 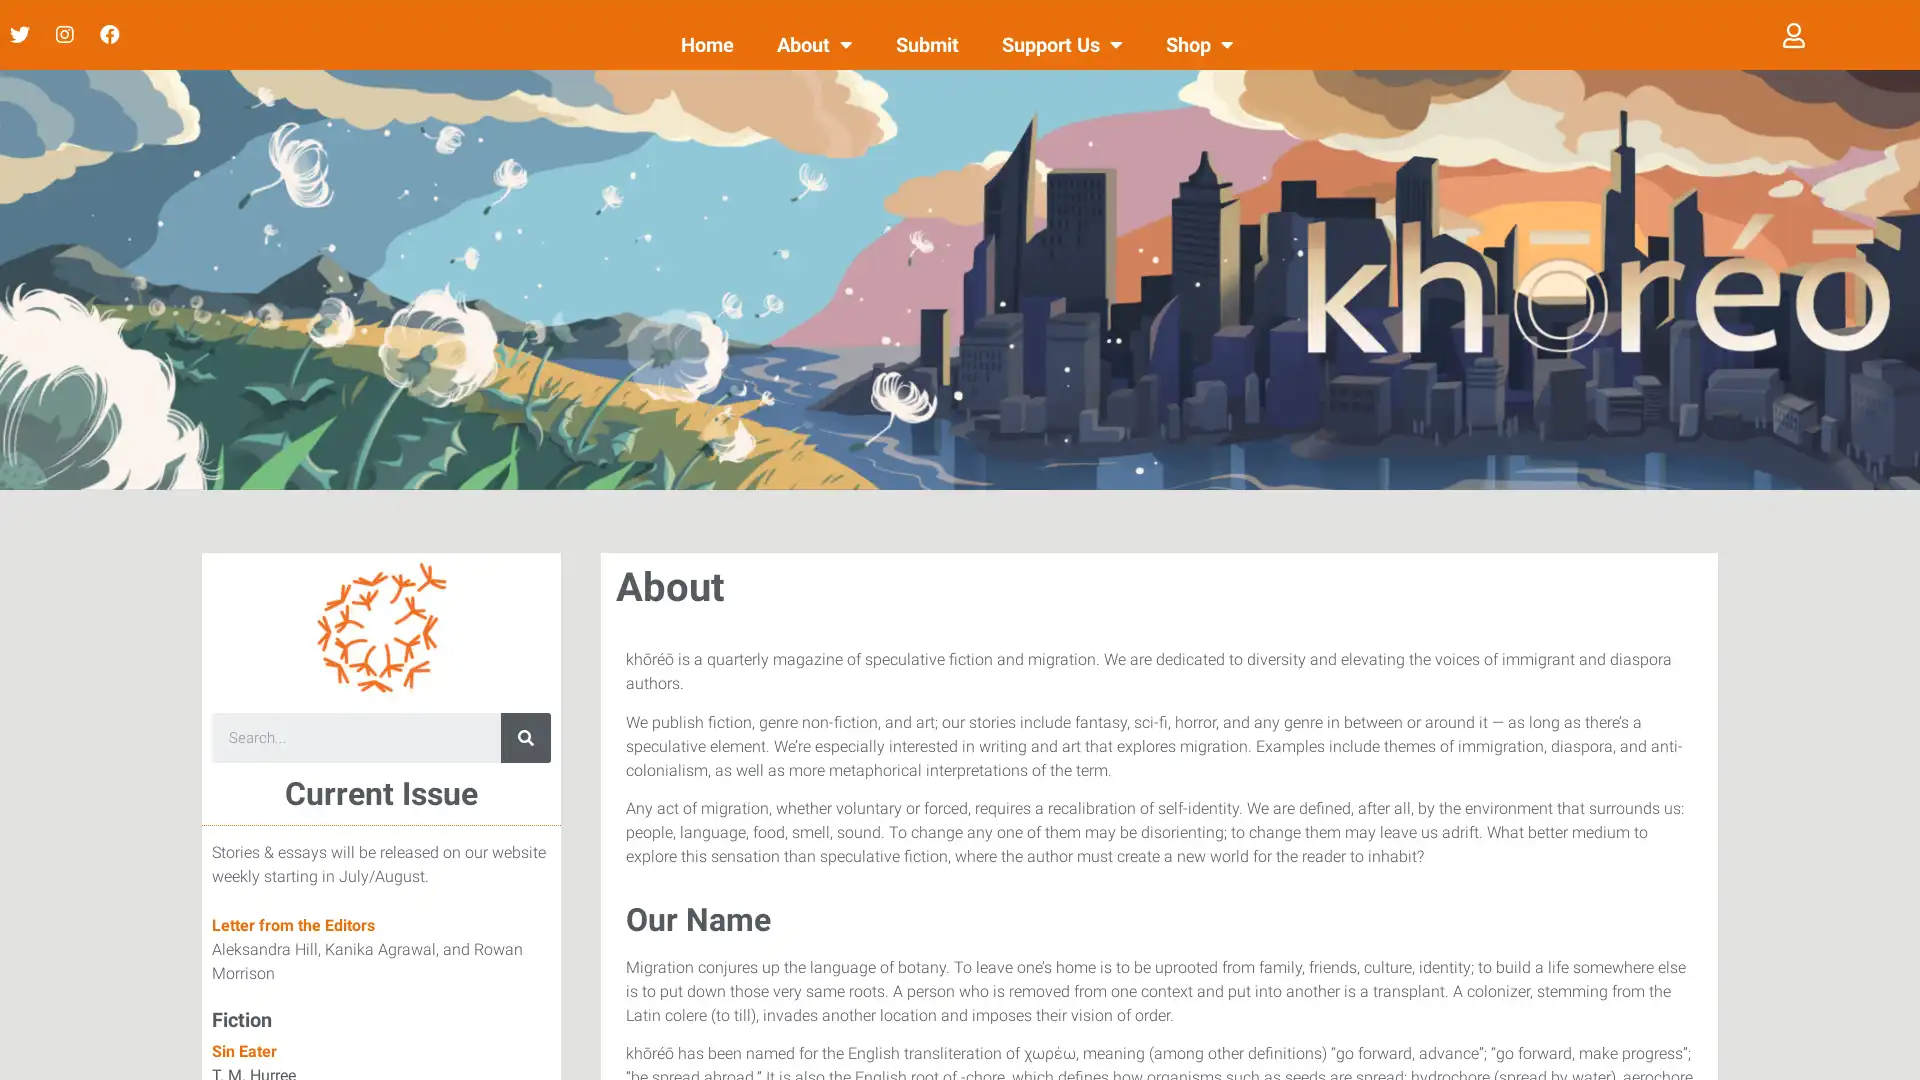 I want to click on Search, so click(x=526, y=737).